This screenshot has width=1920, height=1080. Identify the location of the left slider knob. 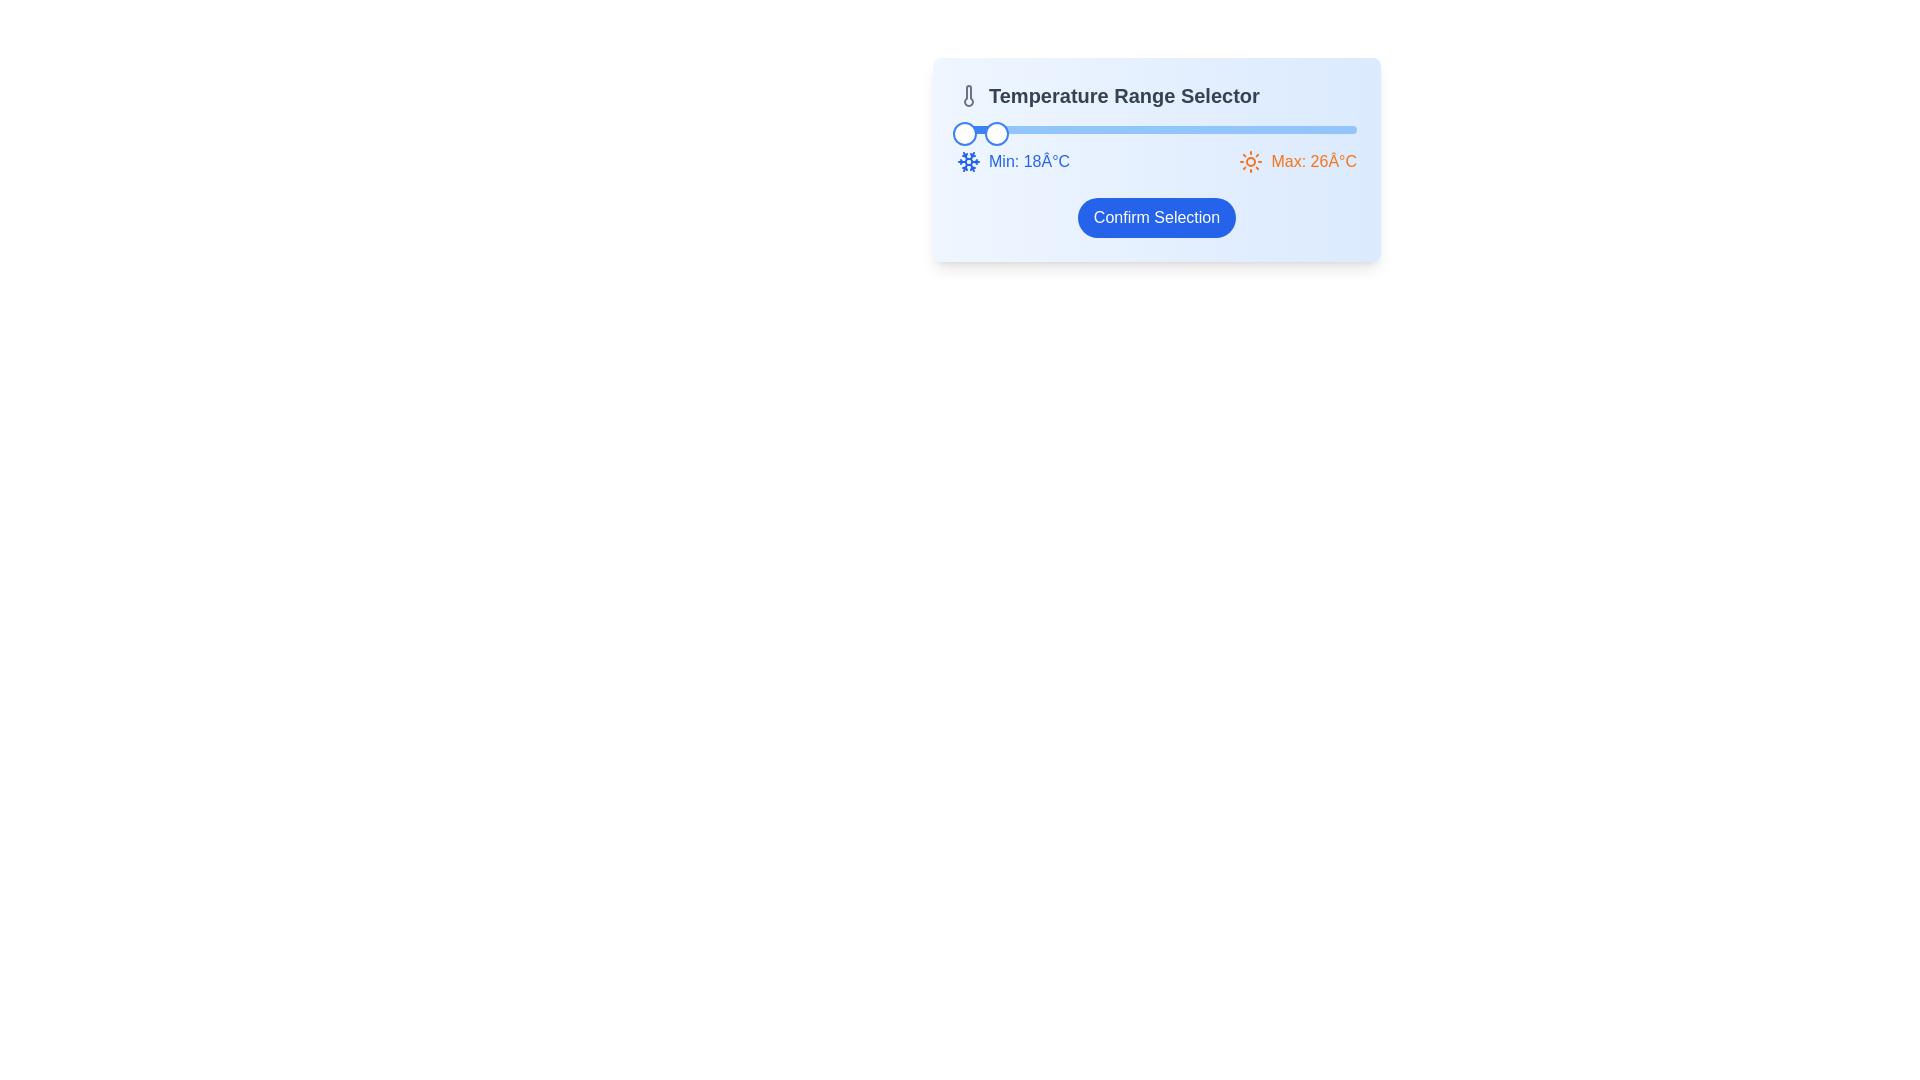
(968, 134).